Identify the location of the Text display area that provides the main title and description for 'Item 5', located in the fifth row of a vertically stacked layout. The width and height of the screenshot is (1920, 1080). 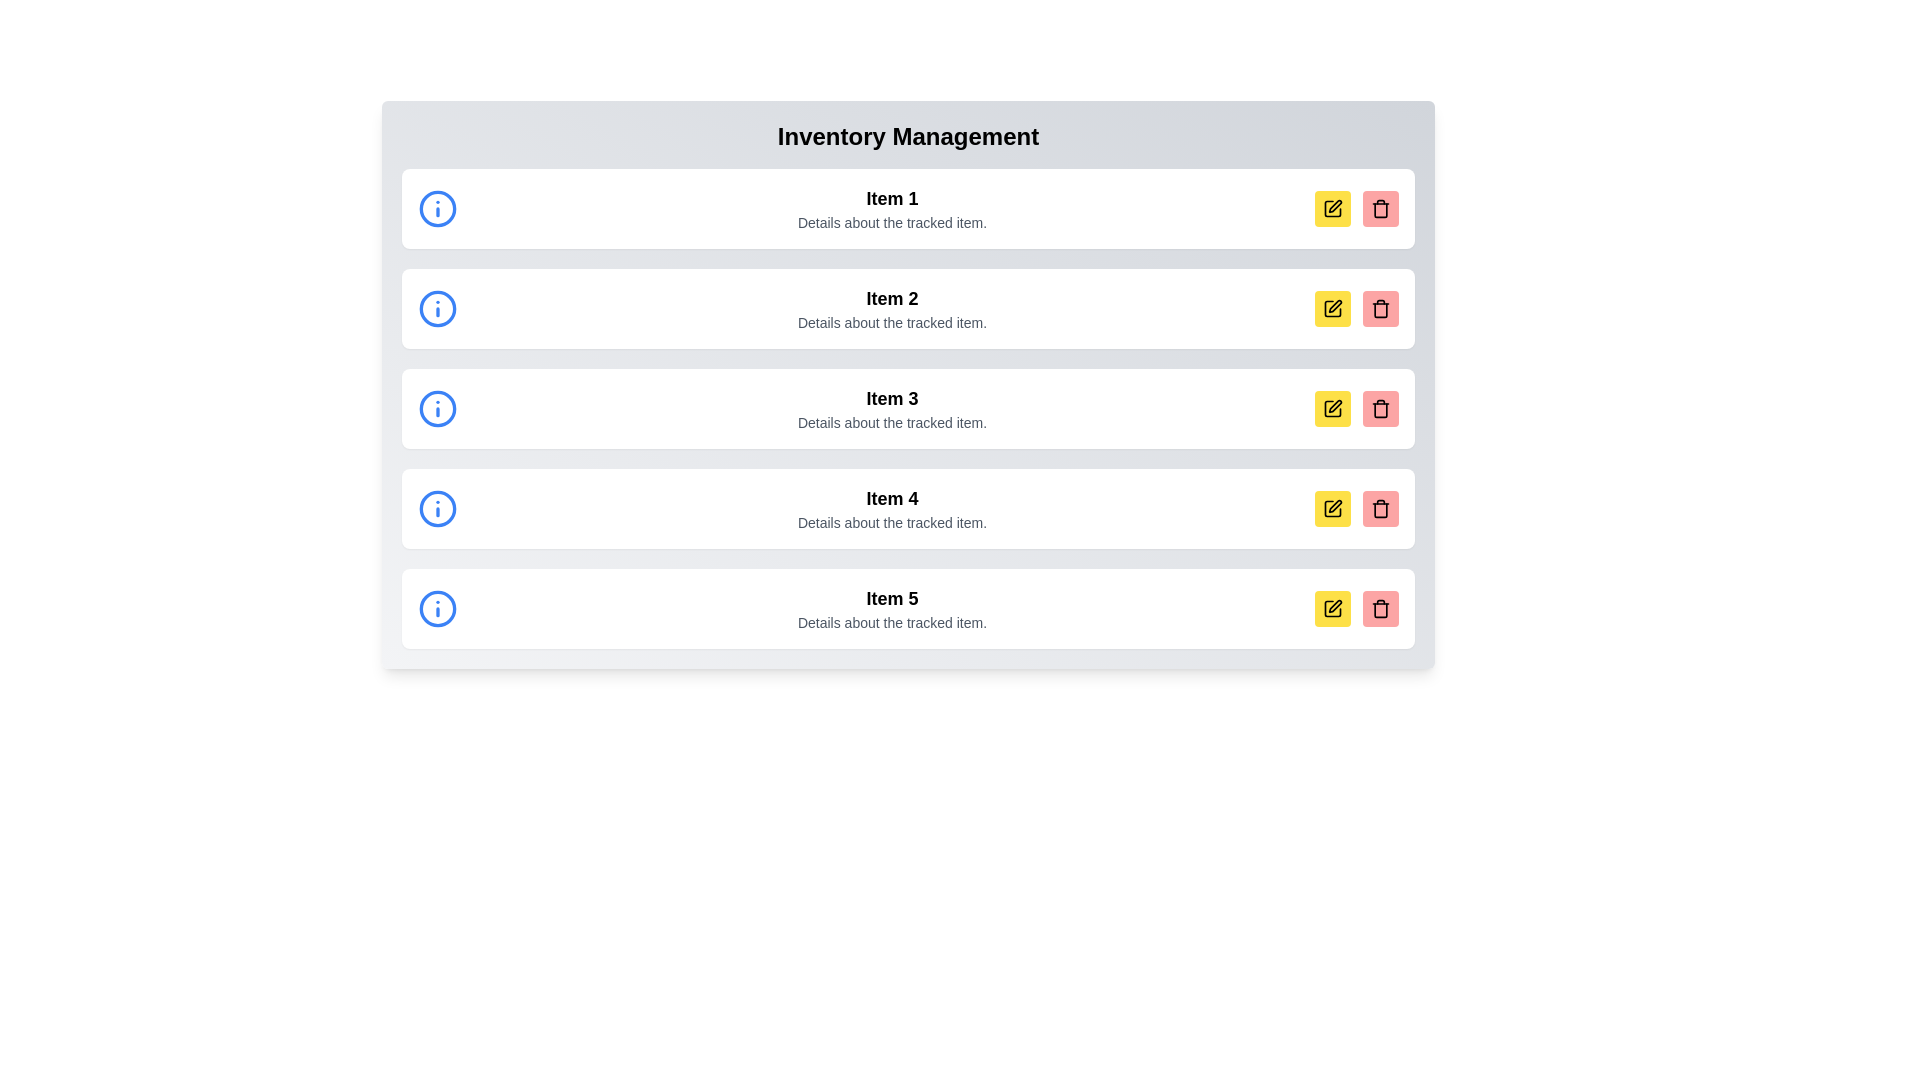
(891, 608).